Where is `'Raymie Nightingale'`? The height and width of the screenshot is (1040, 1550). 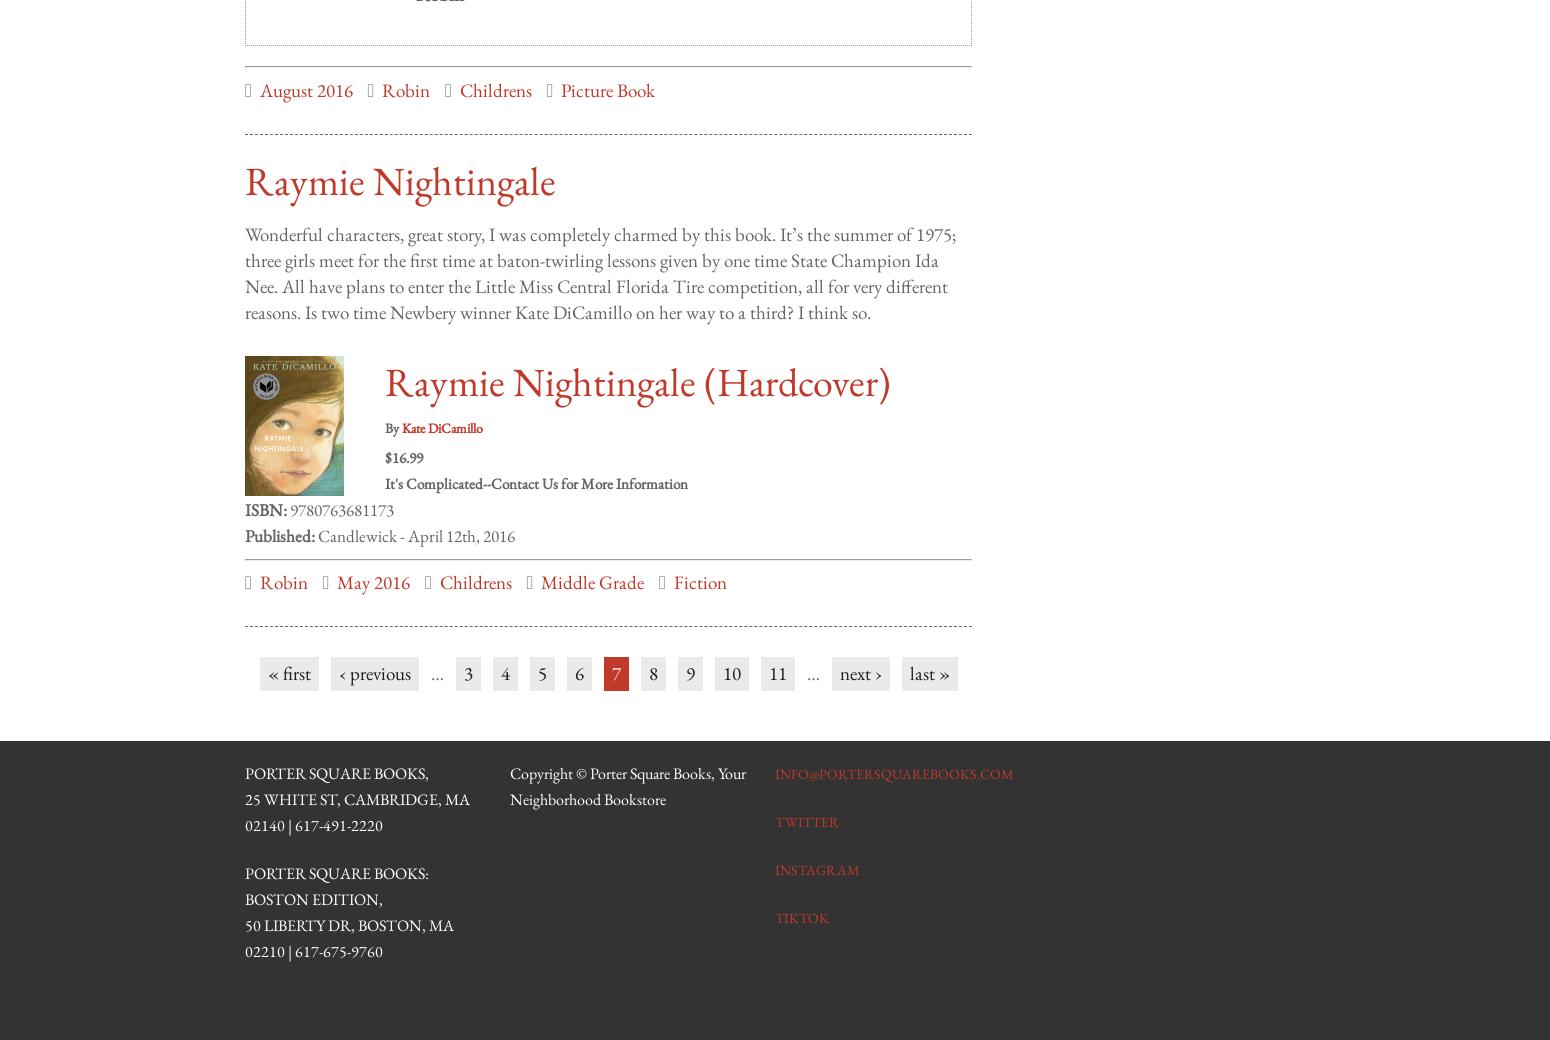
'Raymie Nightingale' is located at coordinates (400, 160).